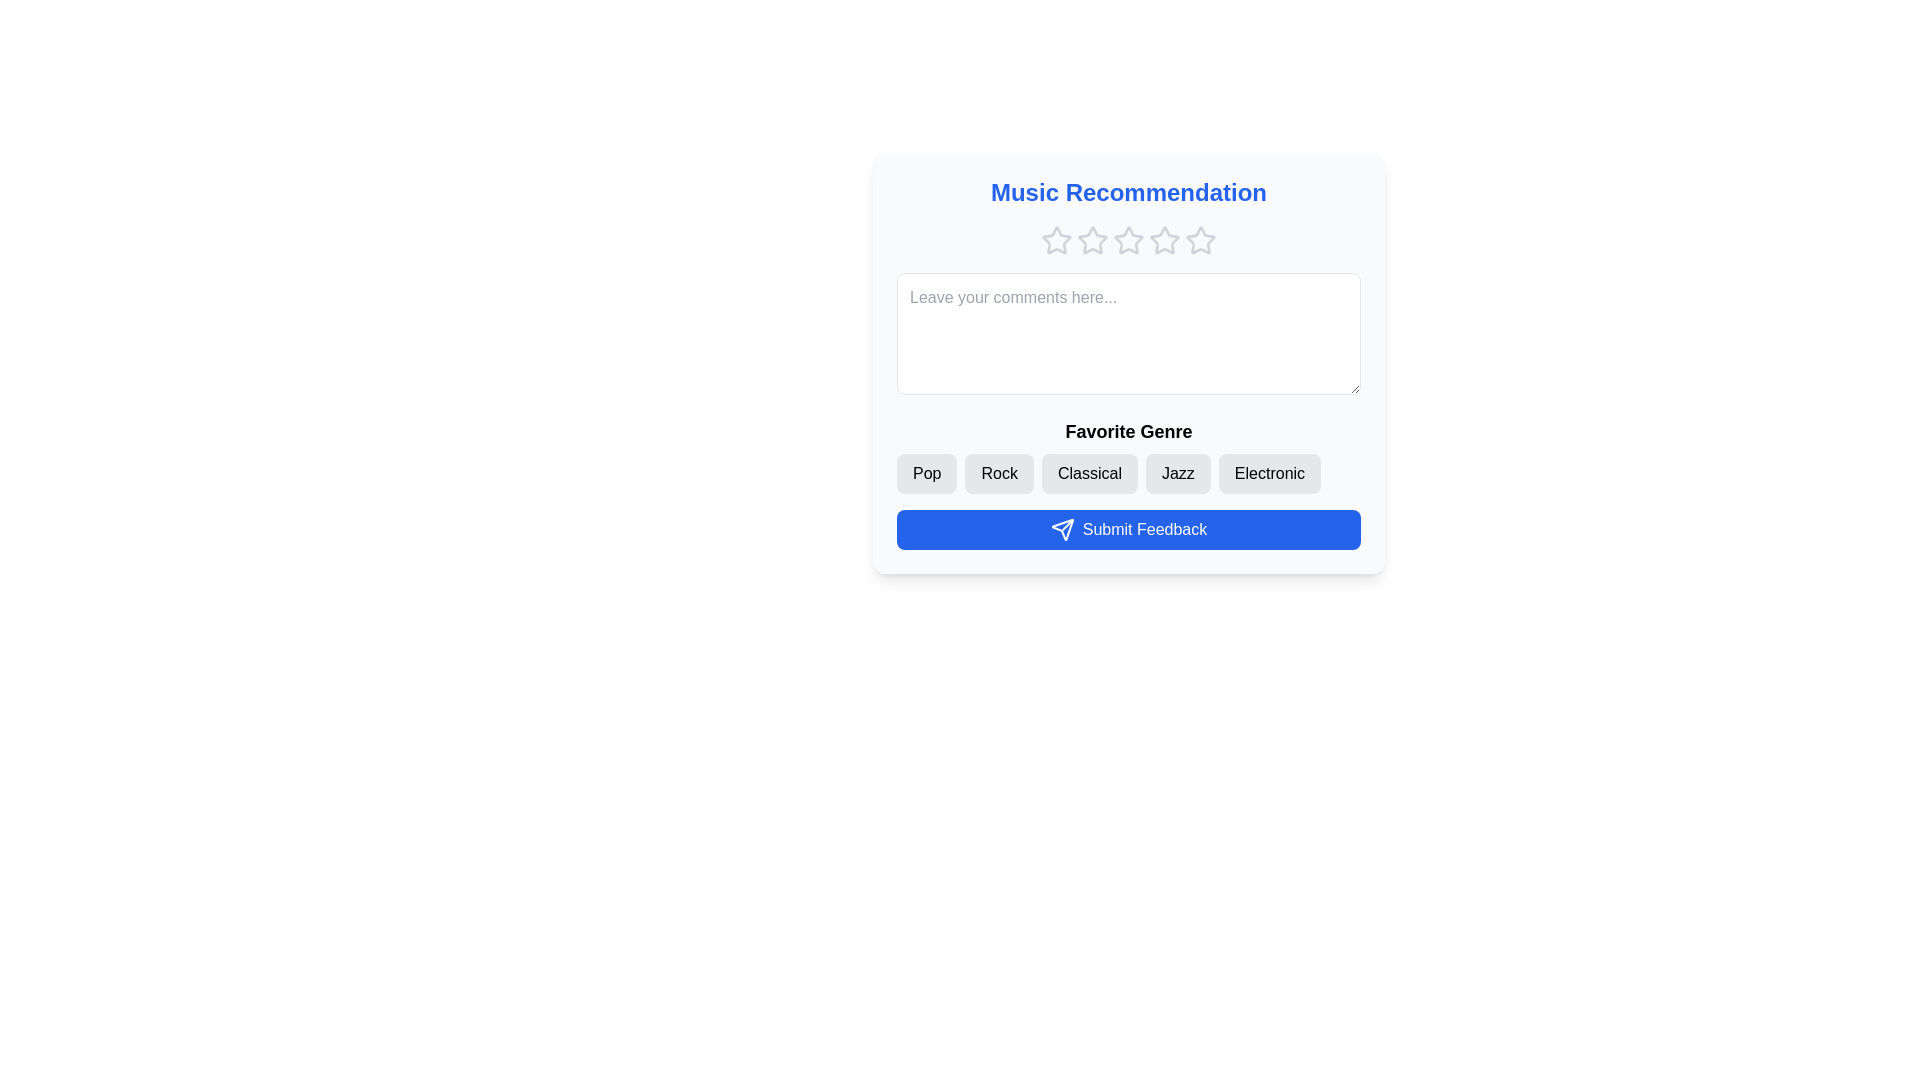 The image size is (1920, 1080). What do you see at coordinates (1128, 239) in the screenshot?
I see `the rating stars in the Rating Component located below the 'Music Recommendation' text` at bounding box center [1128, 239].